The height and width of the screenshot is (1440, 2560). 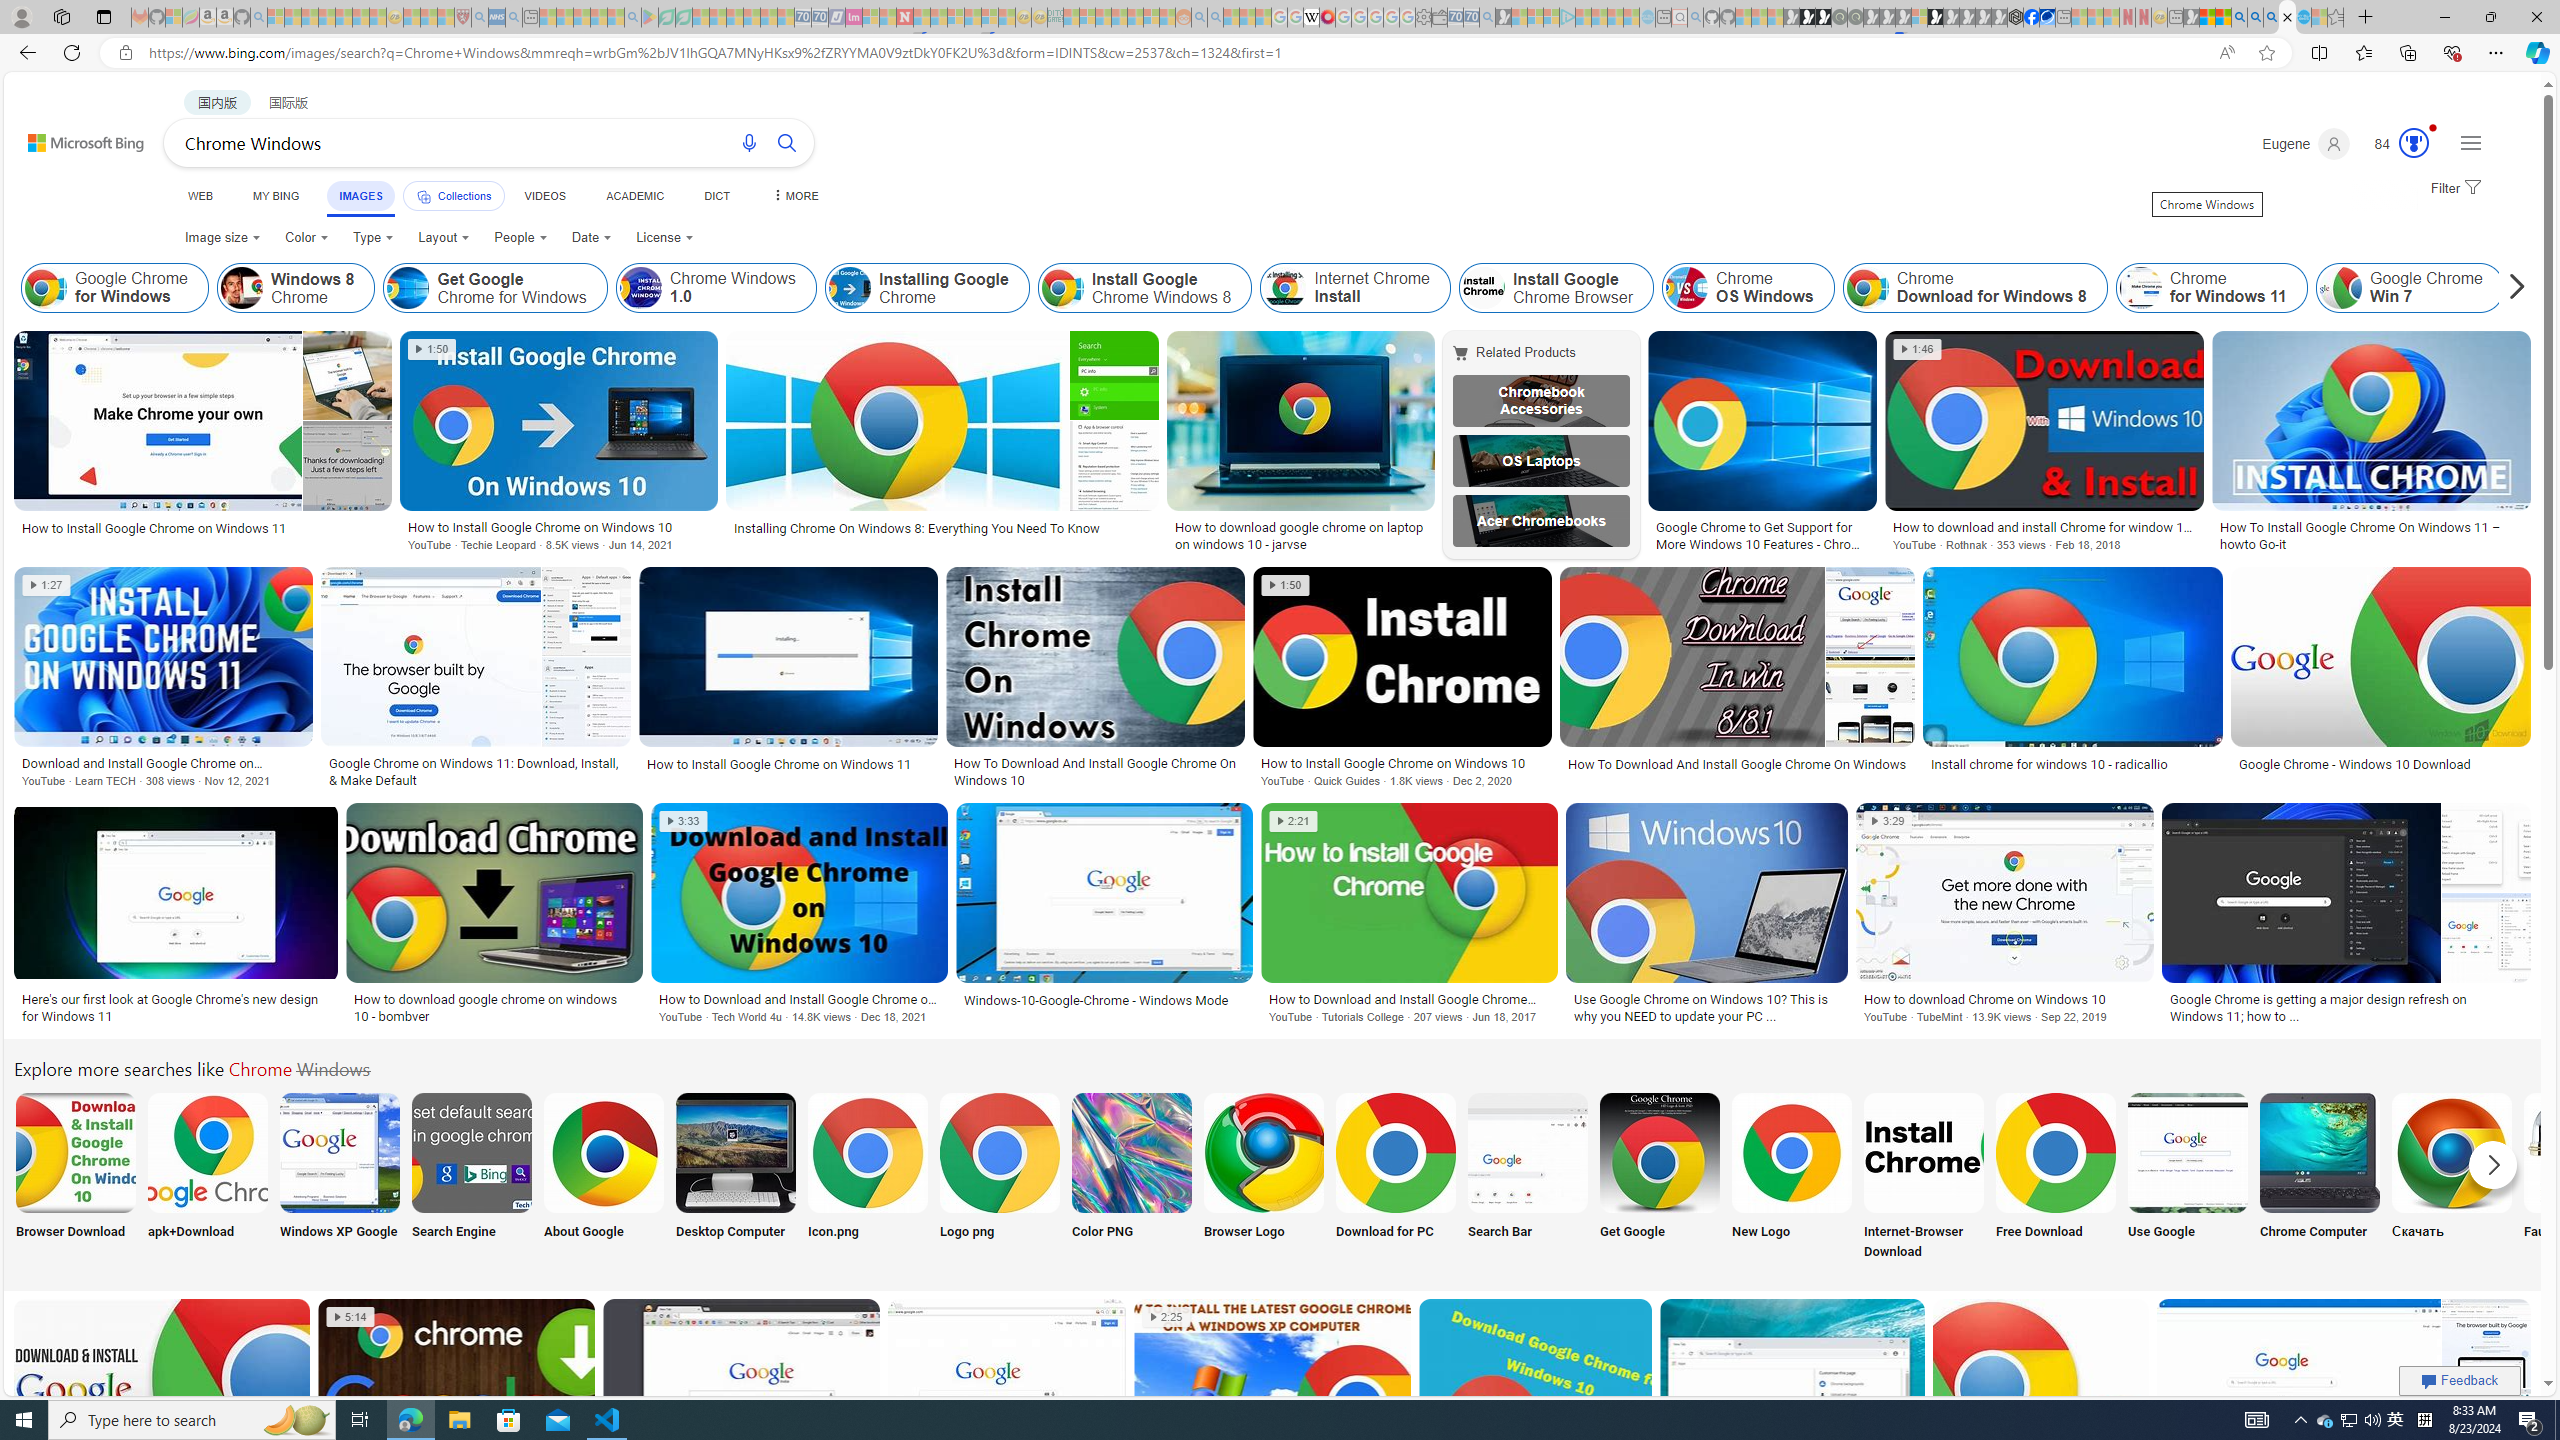 I want to click on 'Chrome Logo.png', so click(x=998, y=1152).